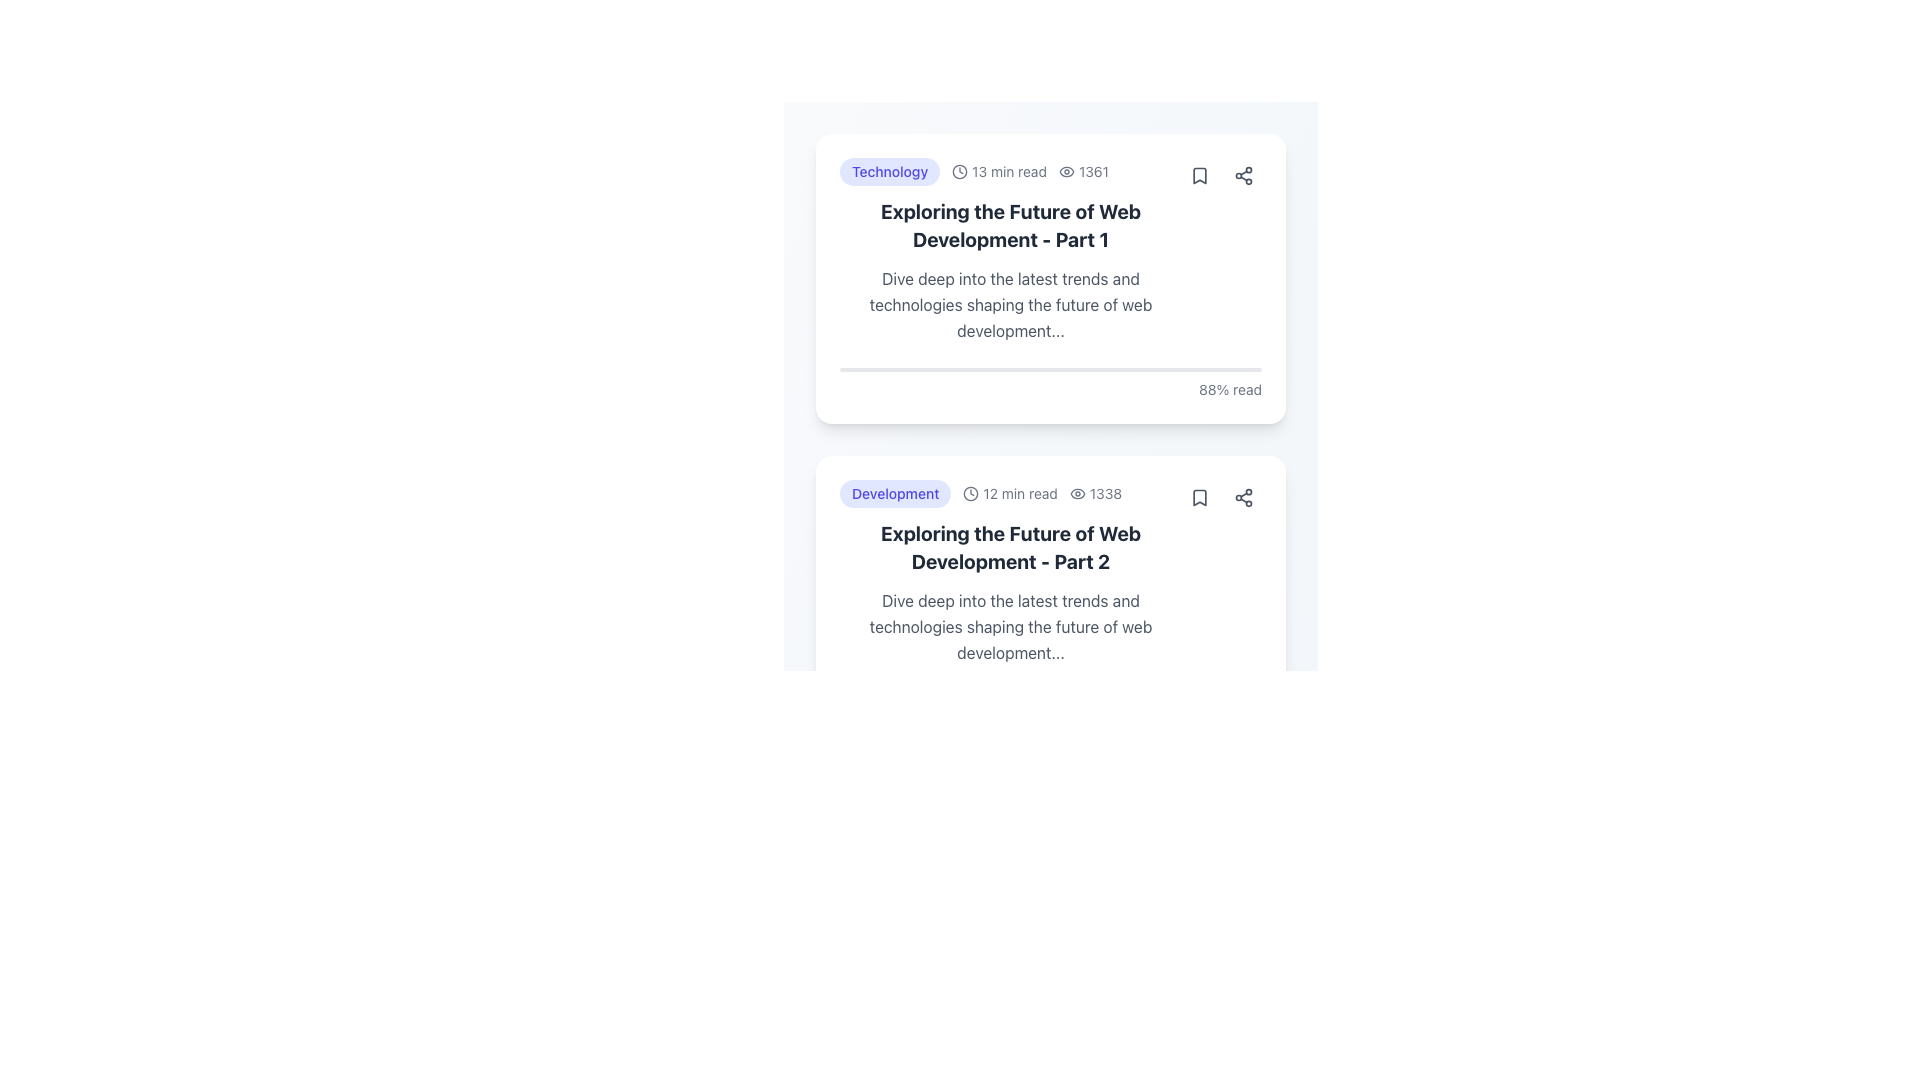  What do you see at coordinates (1200, 496) in the screenshot?
I see `the bookmark icon located at the top right corner of the second article card titled 'Exploring the Future of Web Development - Part 2'` at bounding box center [1200, 496].